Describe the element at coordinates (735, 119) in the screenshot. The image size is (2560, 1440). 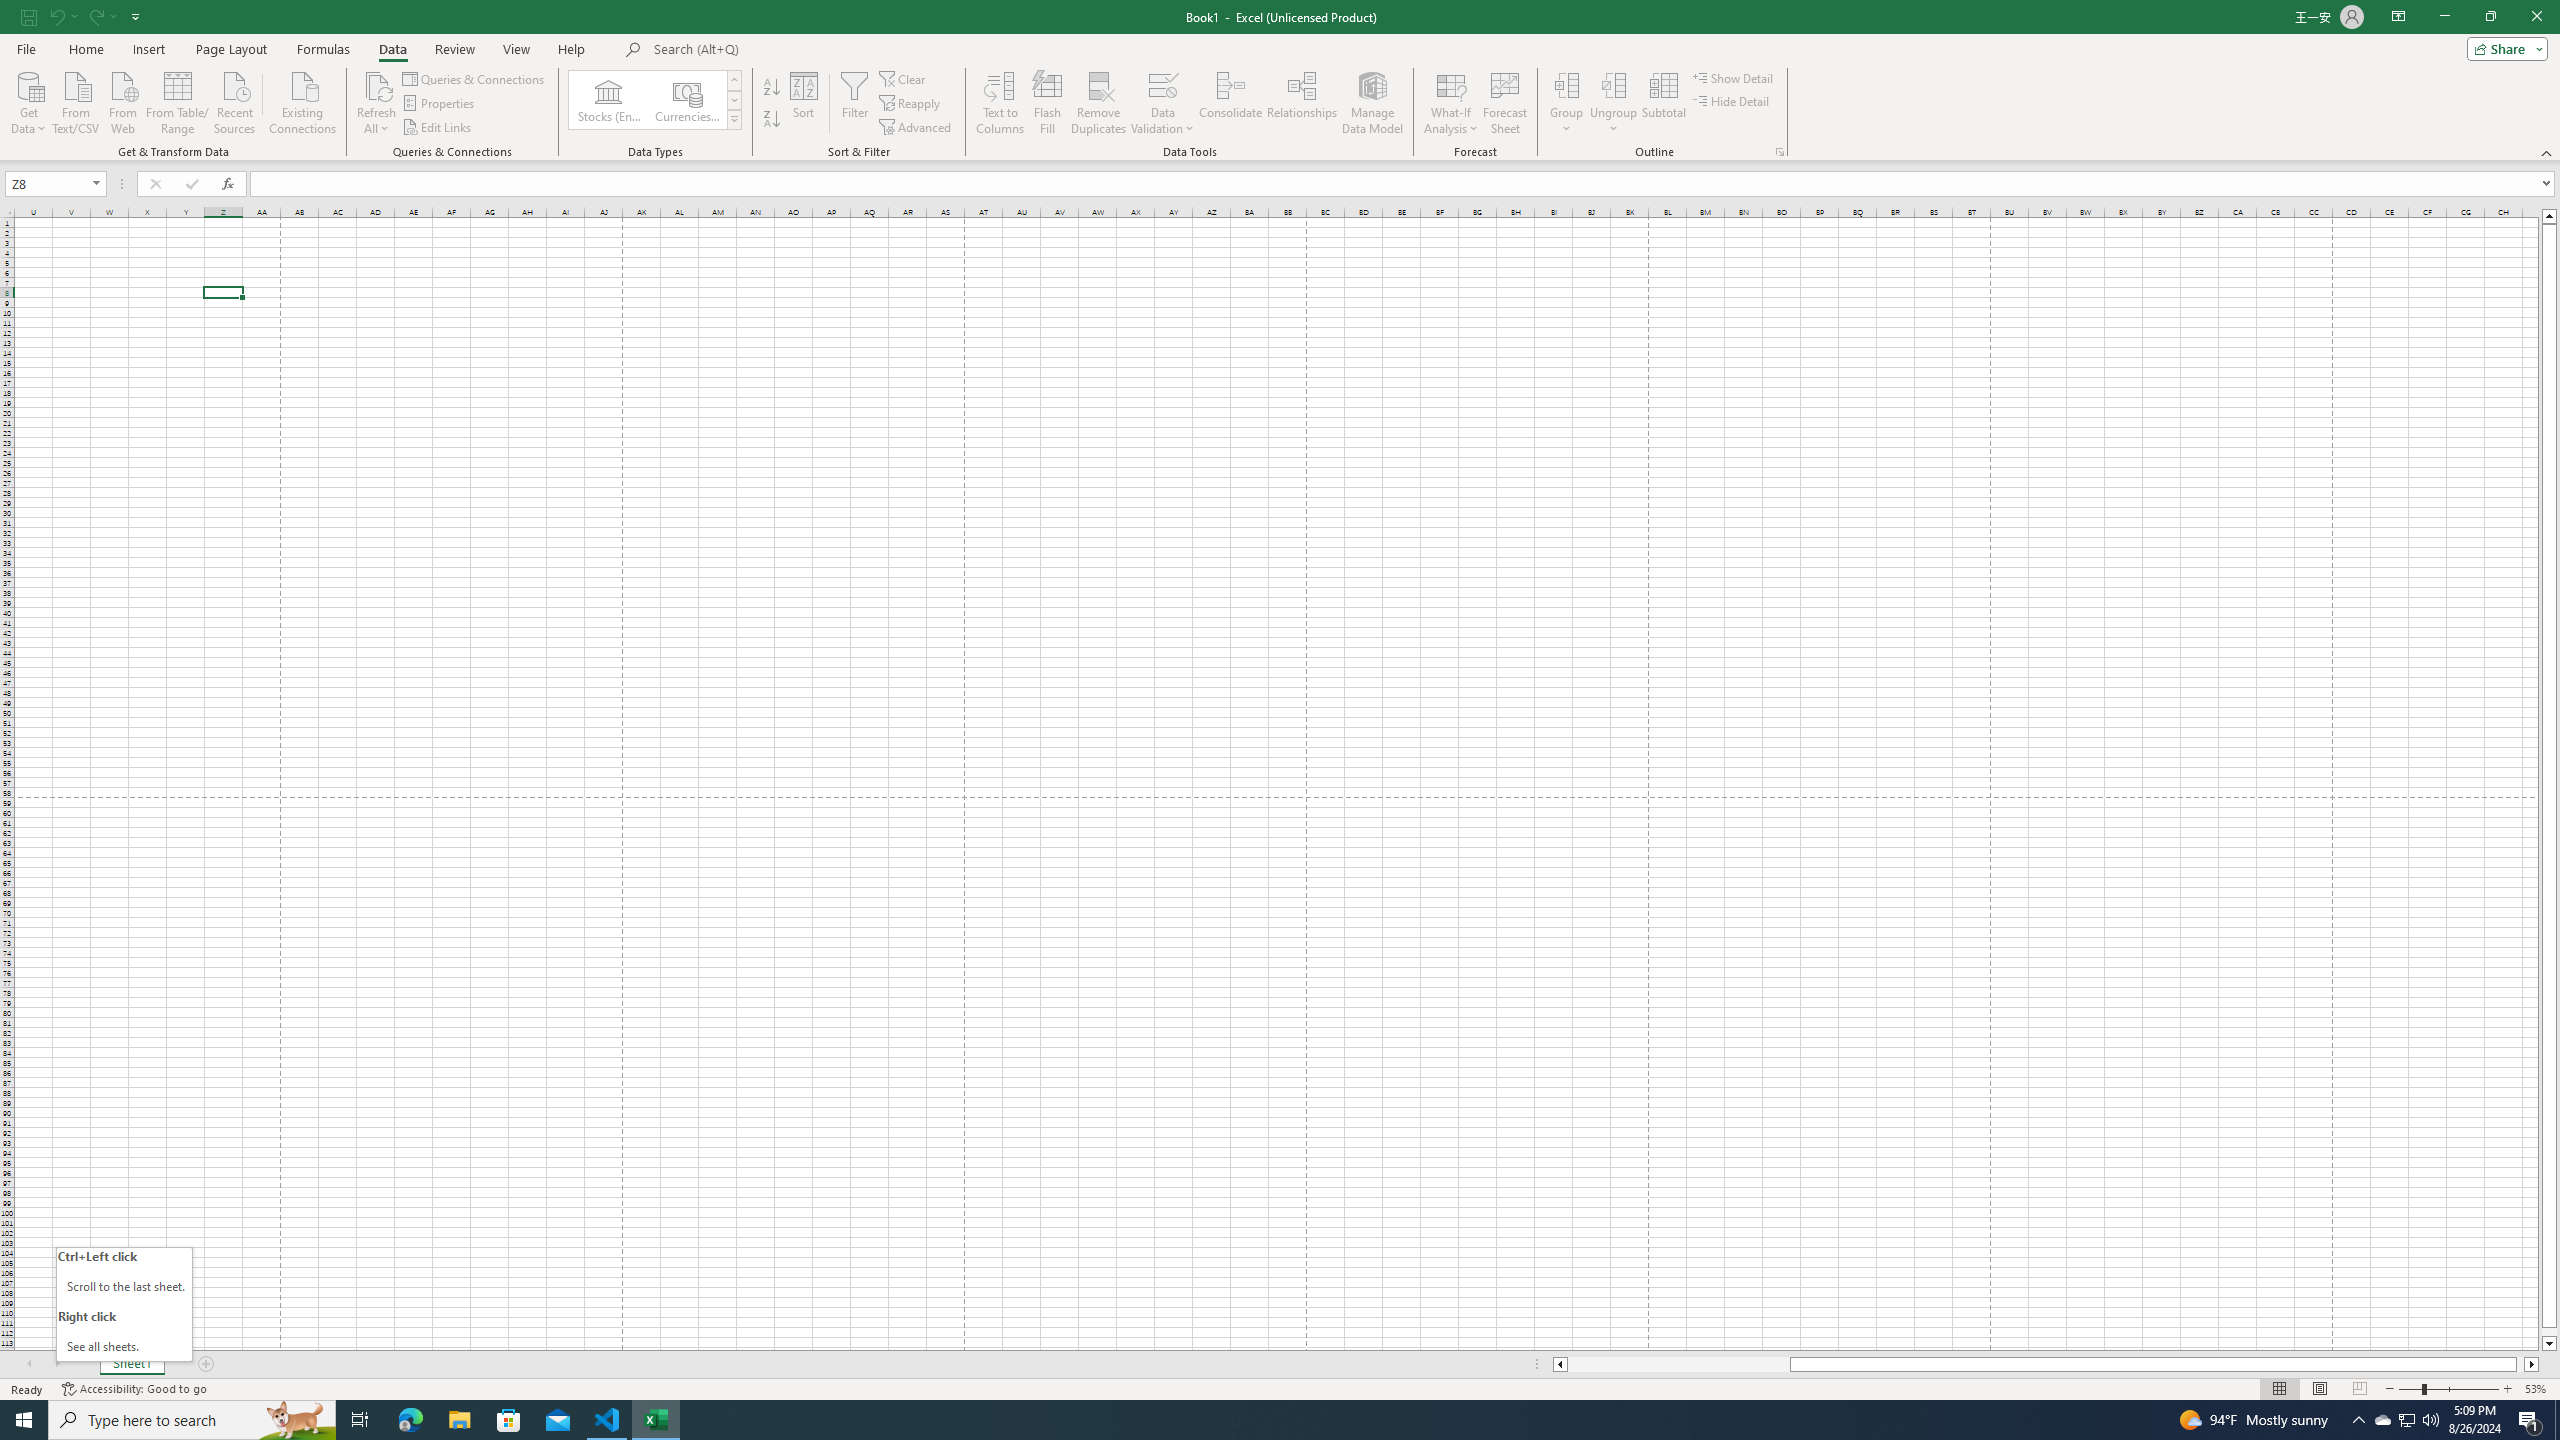
I see `'Class: NetUIImage'` at that location.